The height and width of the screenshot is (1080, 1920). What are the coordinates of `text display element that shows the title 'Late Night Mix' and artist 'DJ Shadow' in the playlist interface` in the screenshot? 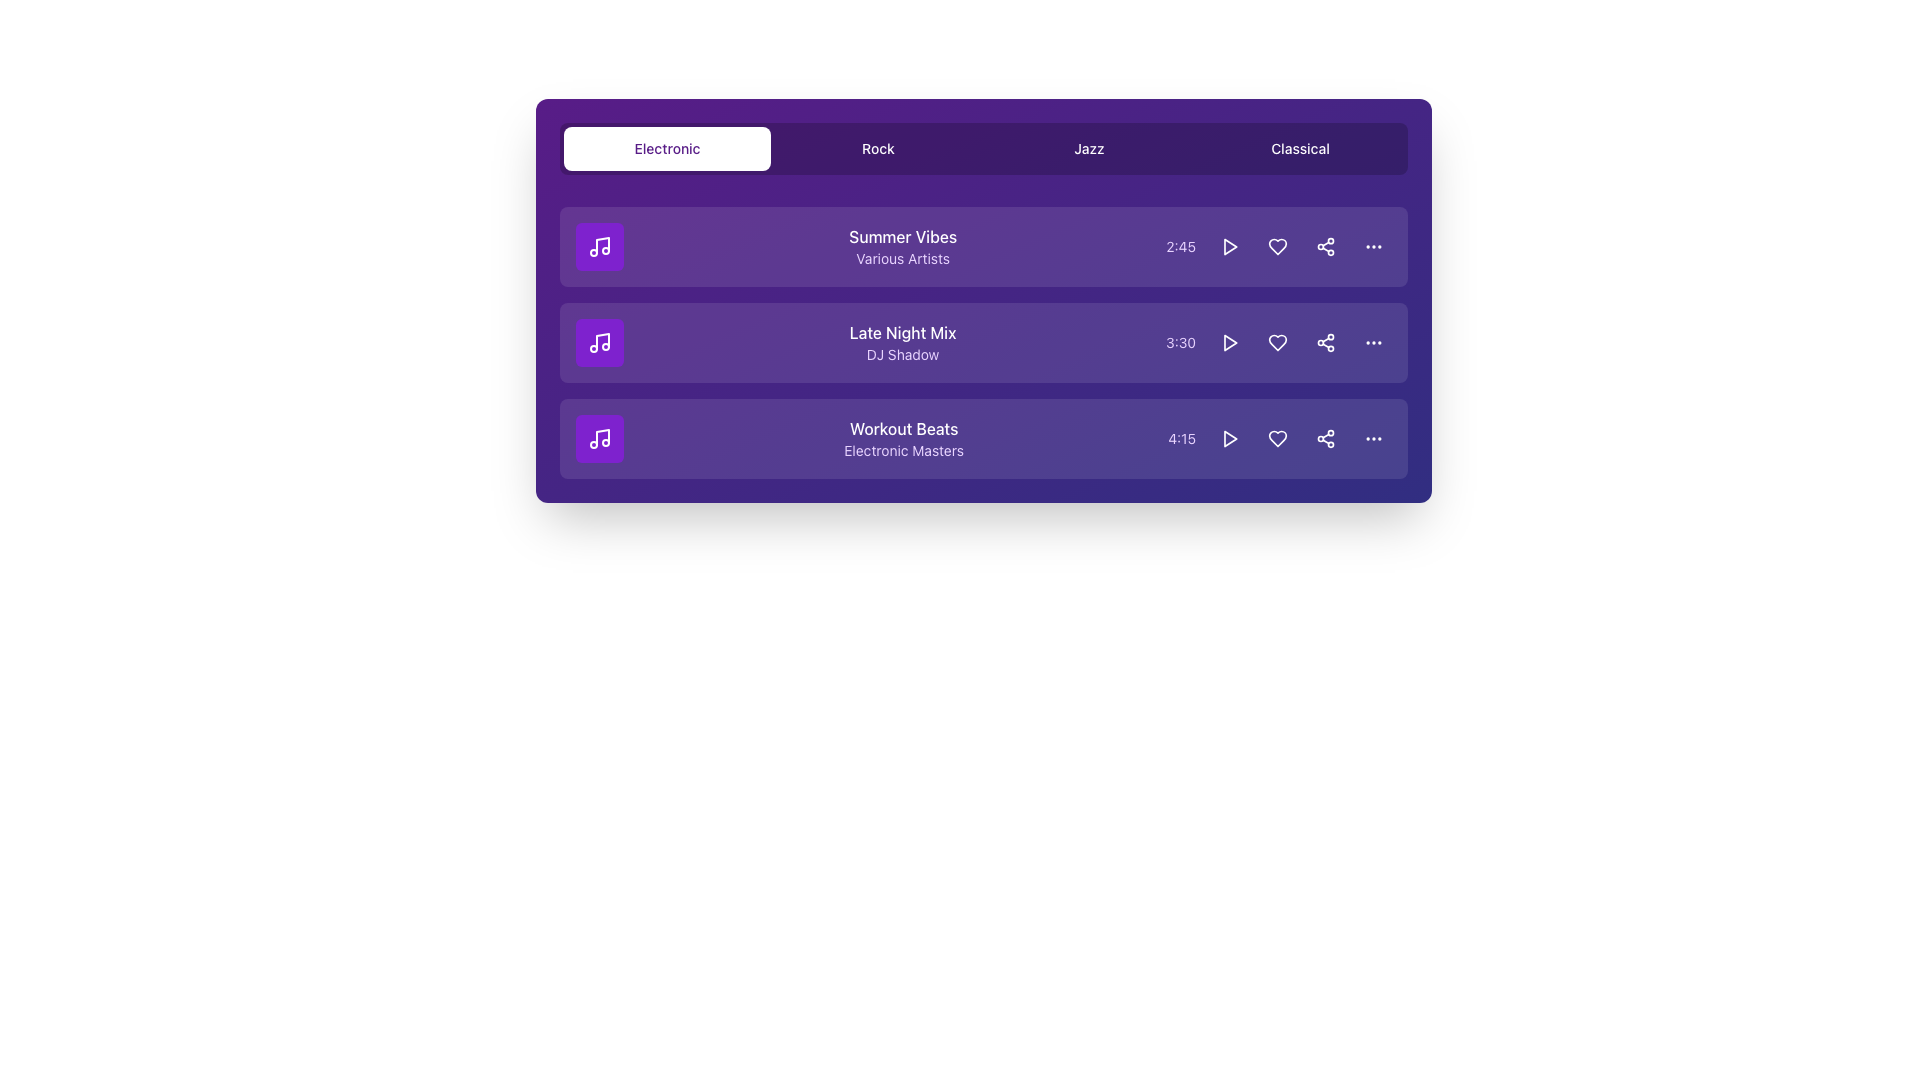 It's located at (901, 342).